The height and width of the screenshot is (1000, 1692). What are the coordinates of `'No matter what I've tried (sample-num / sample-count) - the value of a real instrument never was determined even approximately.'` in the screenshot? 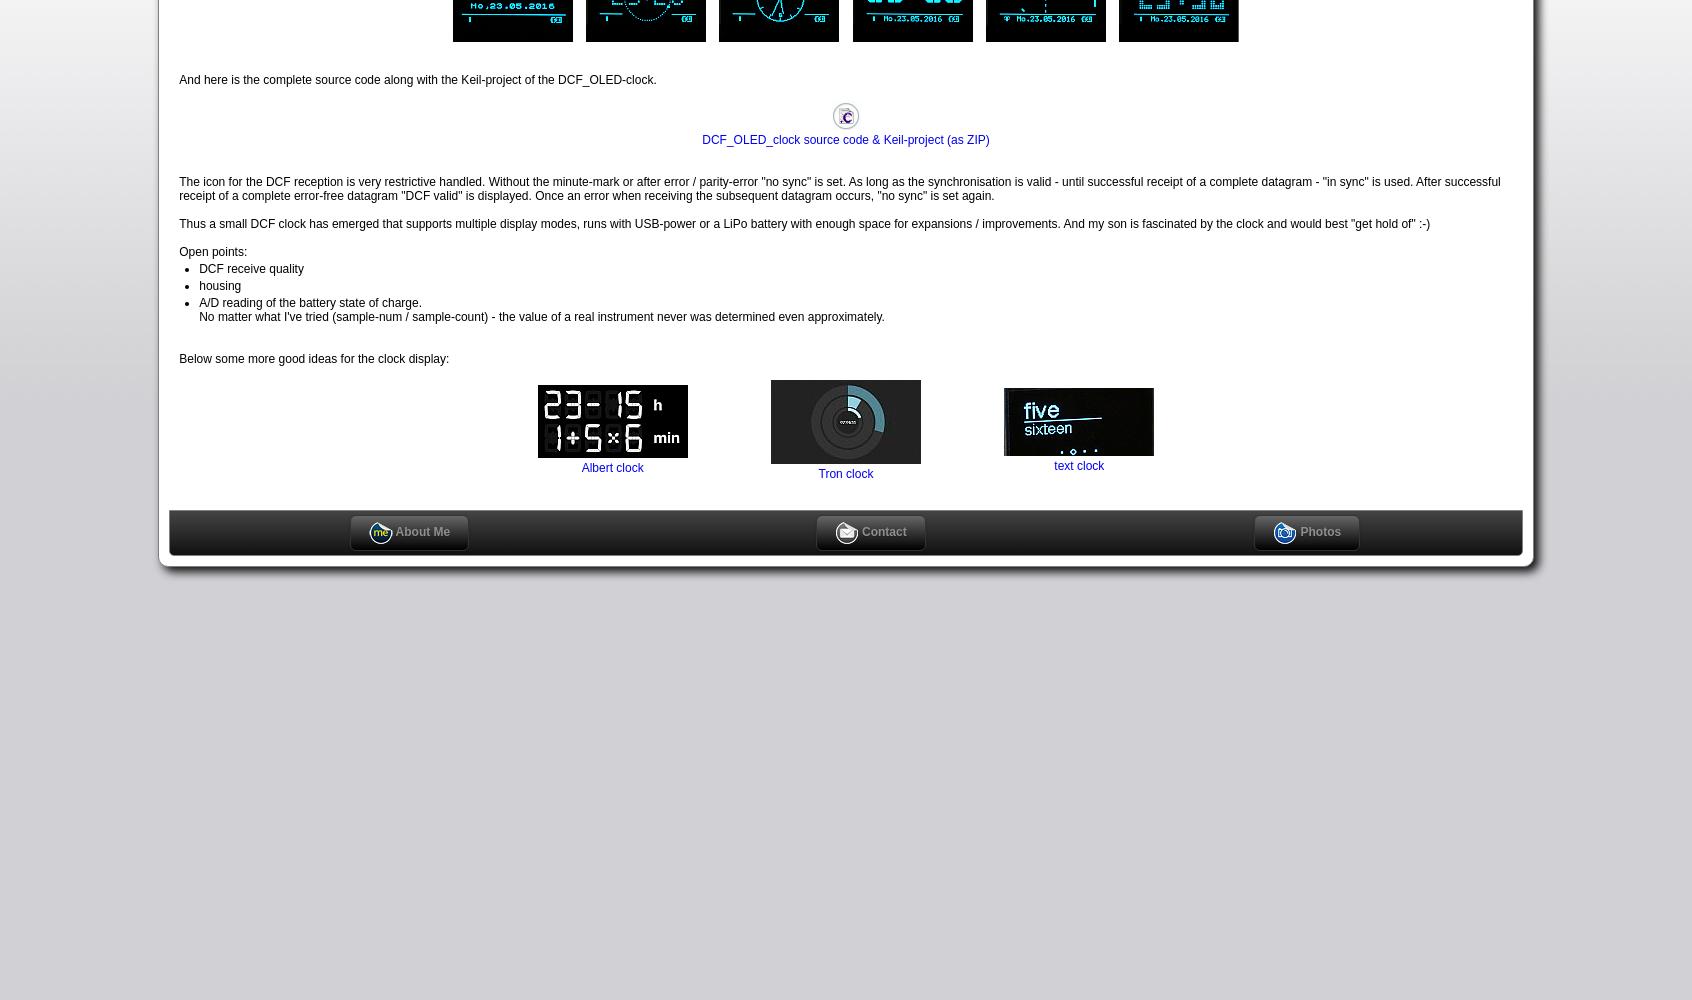 It's located at (541, 315).